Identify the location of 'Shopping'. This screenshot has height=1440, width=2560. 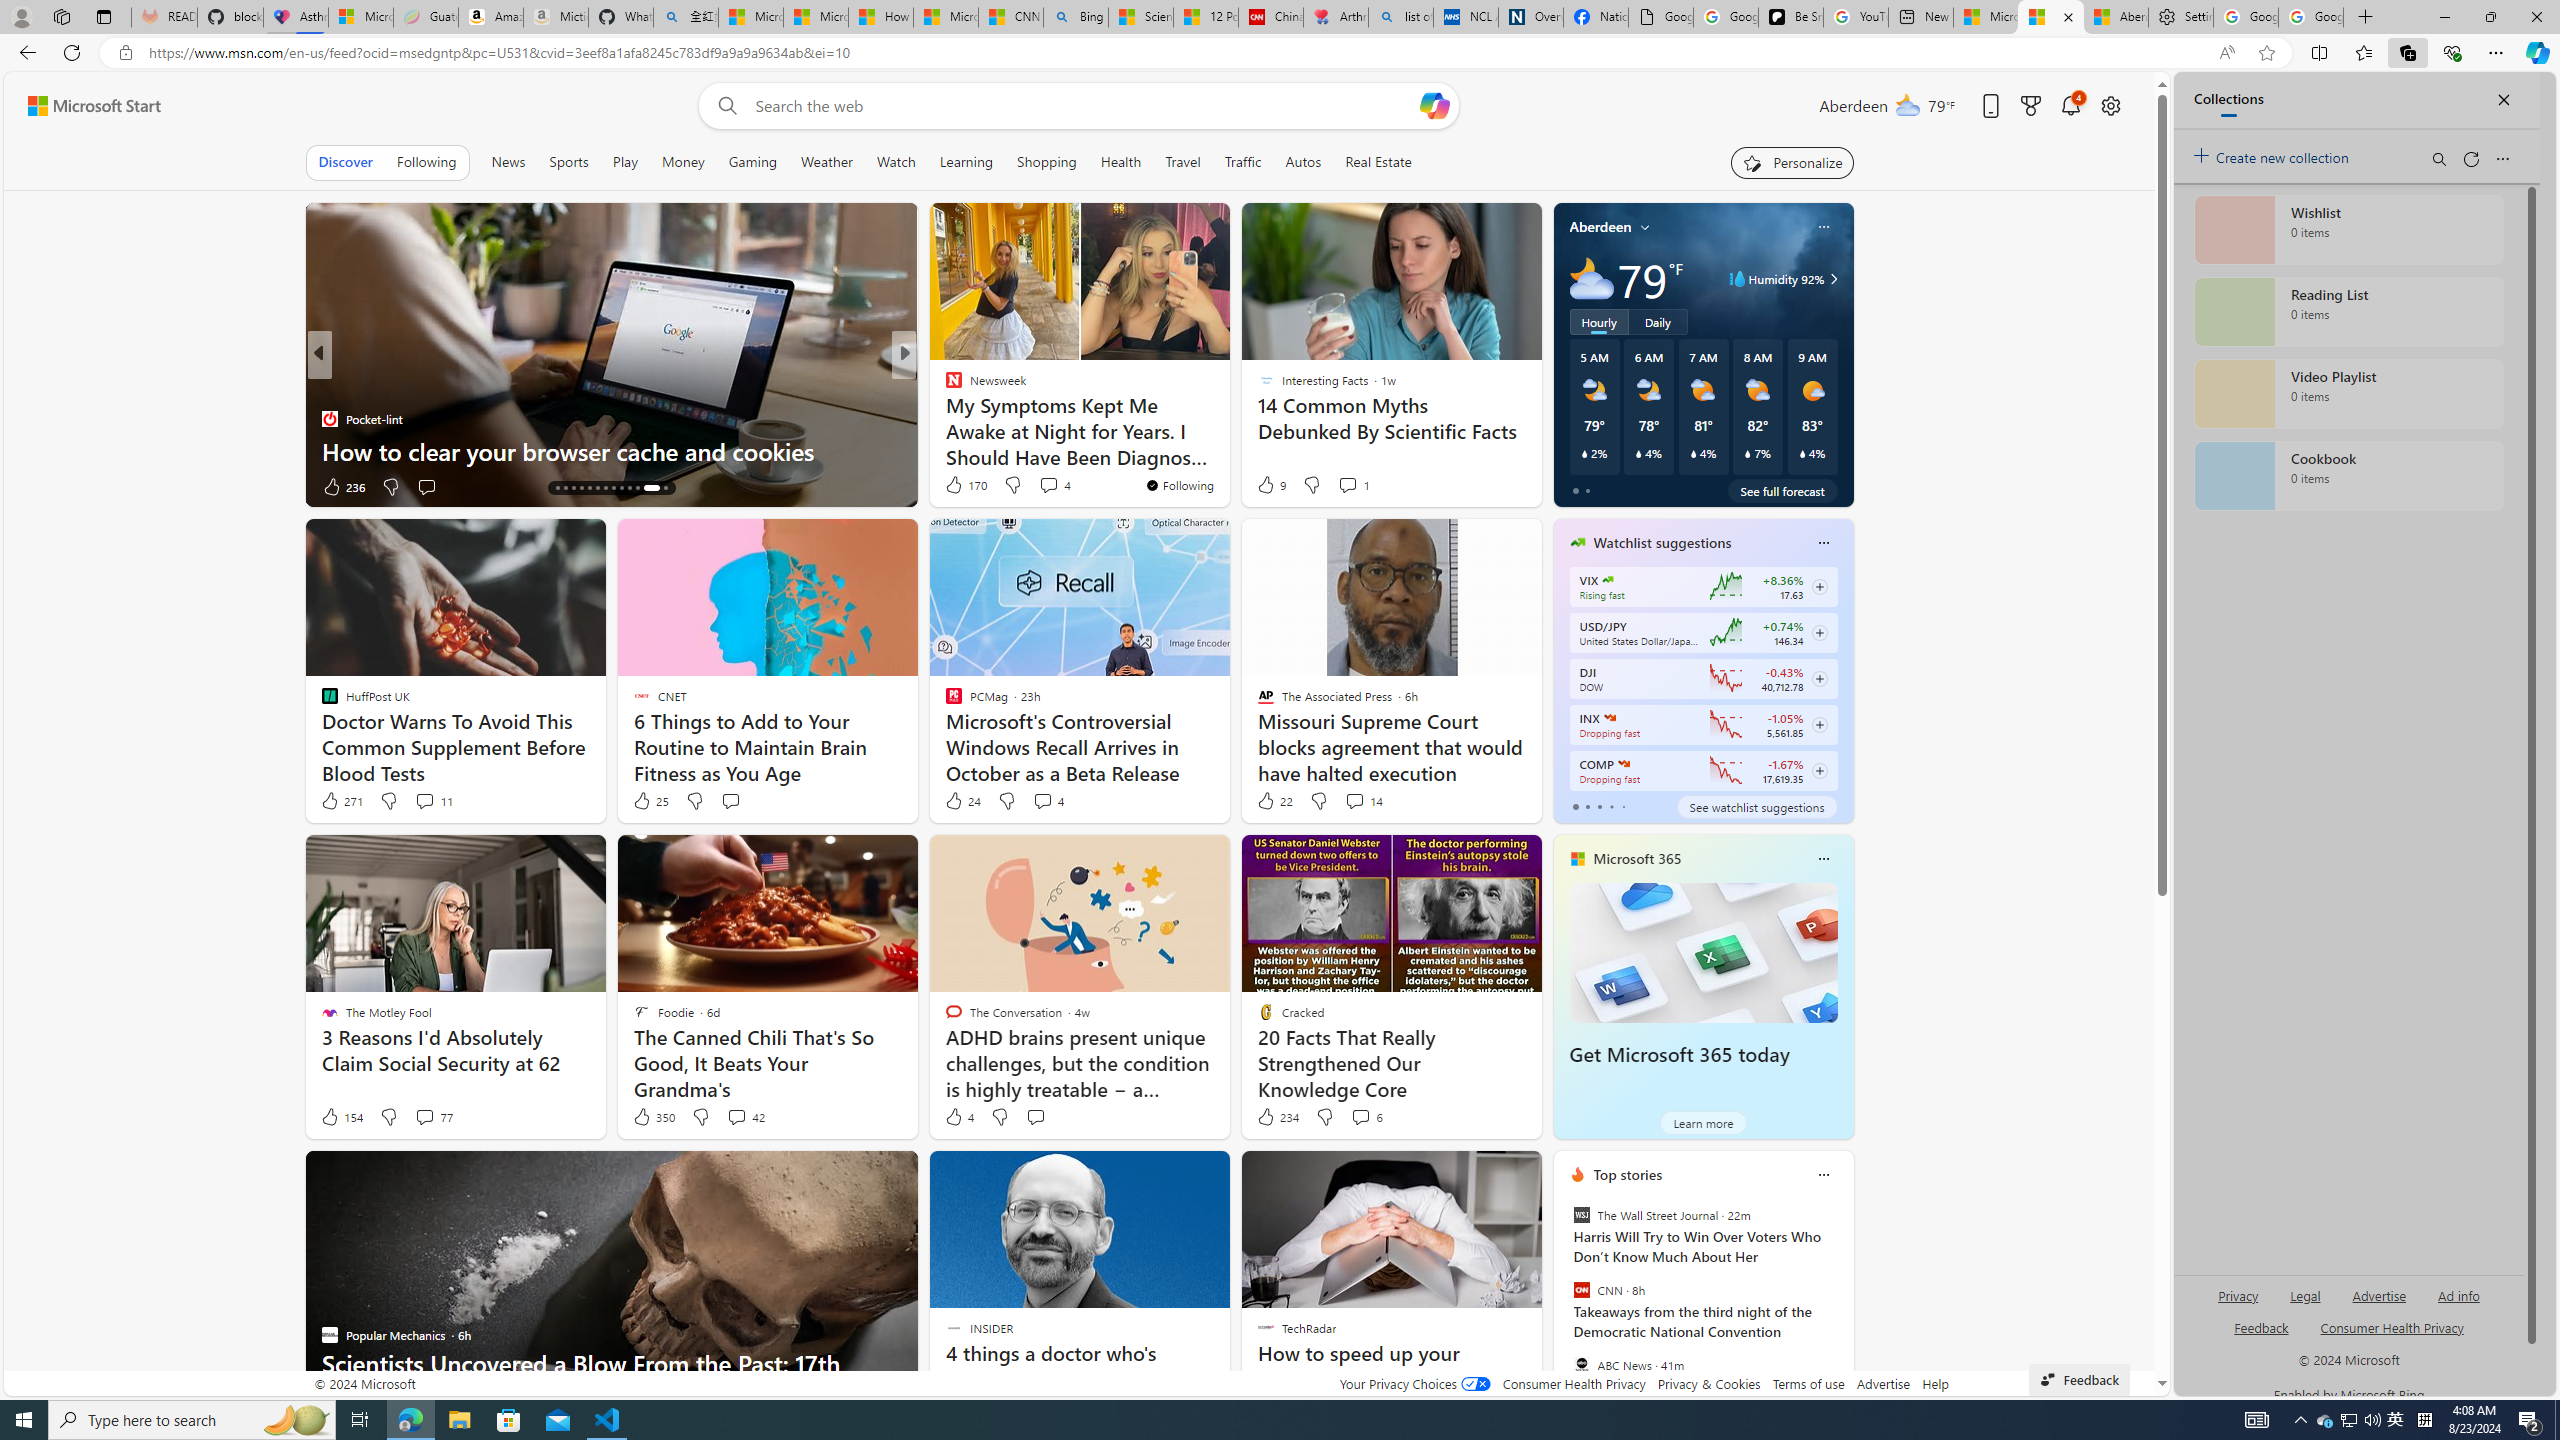
(1047, 161).